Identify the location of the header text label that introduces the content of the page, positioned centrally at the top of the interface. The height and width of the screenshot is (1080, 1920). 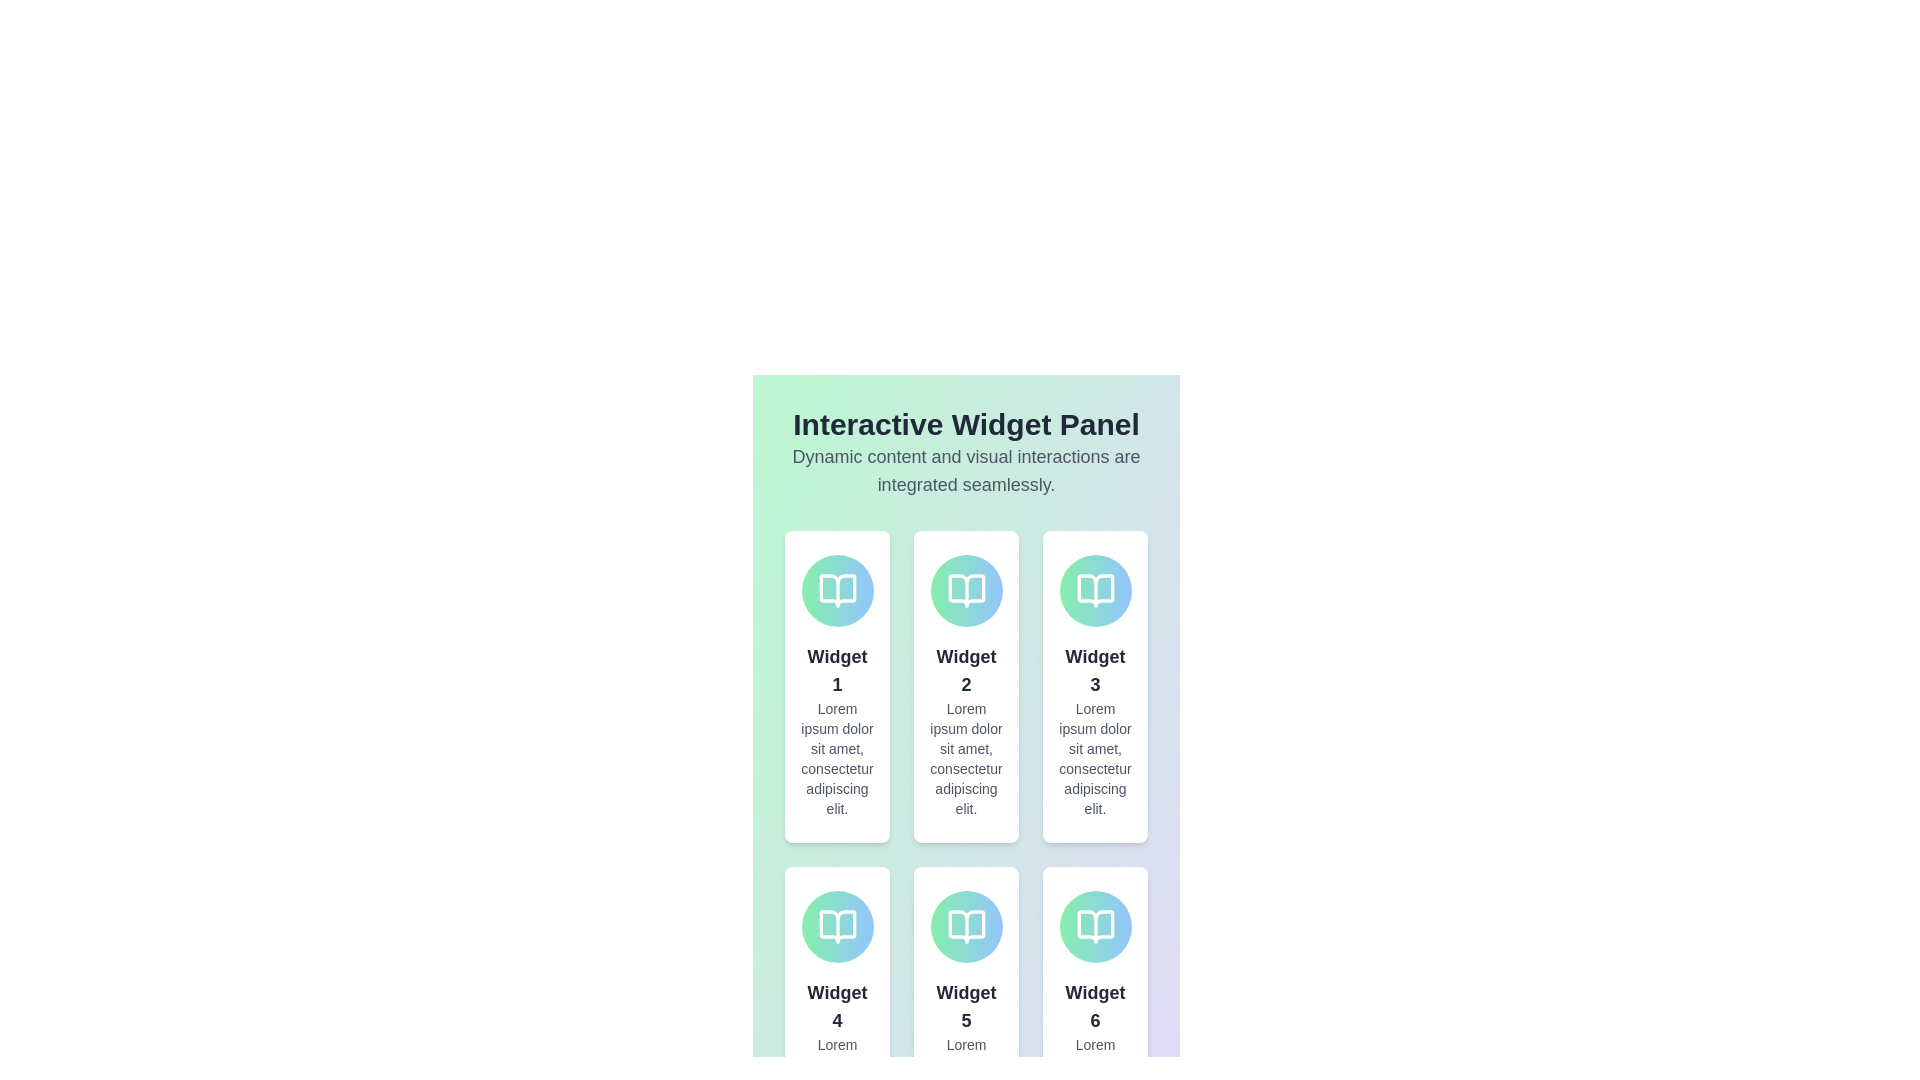
(966, 423).